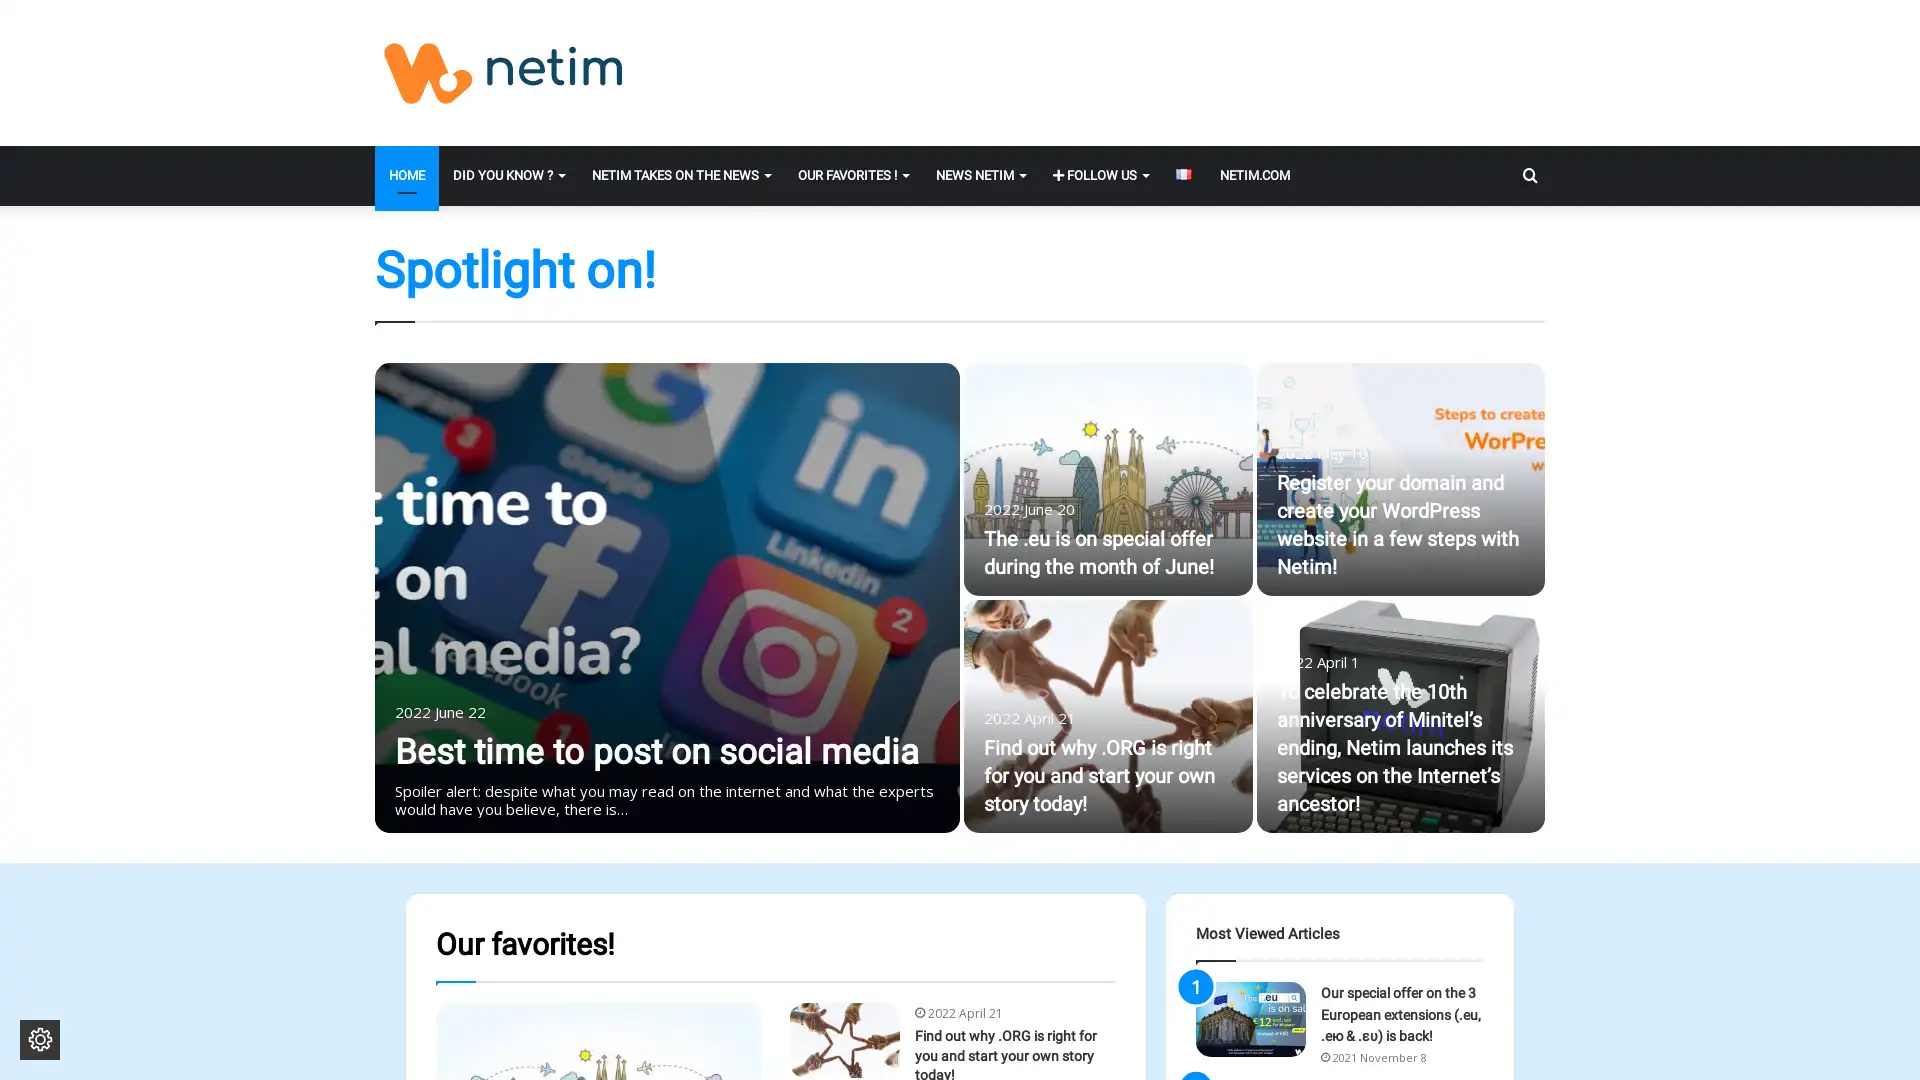 The height and width of the screenshot is (1080, 1920). What do you see at coordinates (39, 1039) in the screenshot?
I see `Change cookie settings` at bounding box center [39, 1039].